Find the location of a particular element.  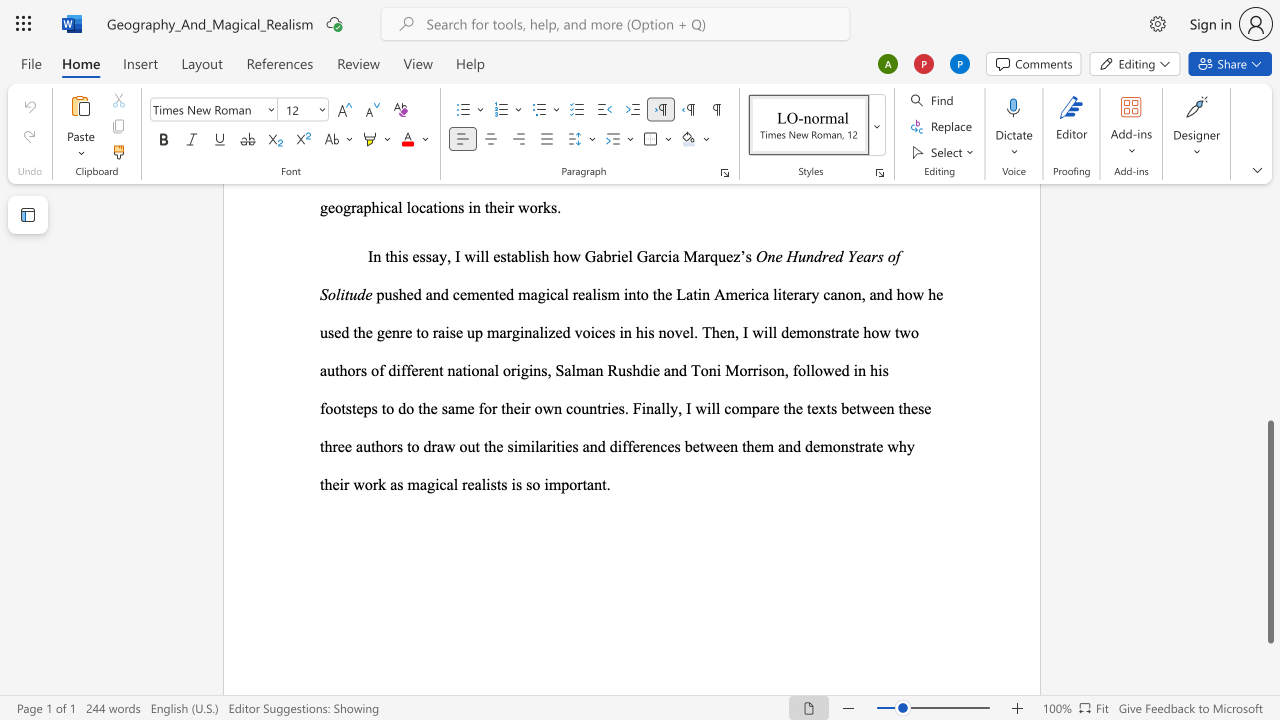

the scrollbar to move the content higher is located at coordinates (1269, 360).